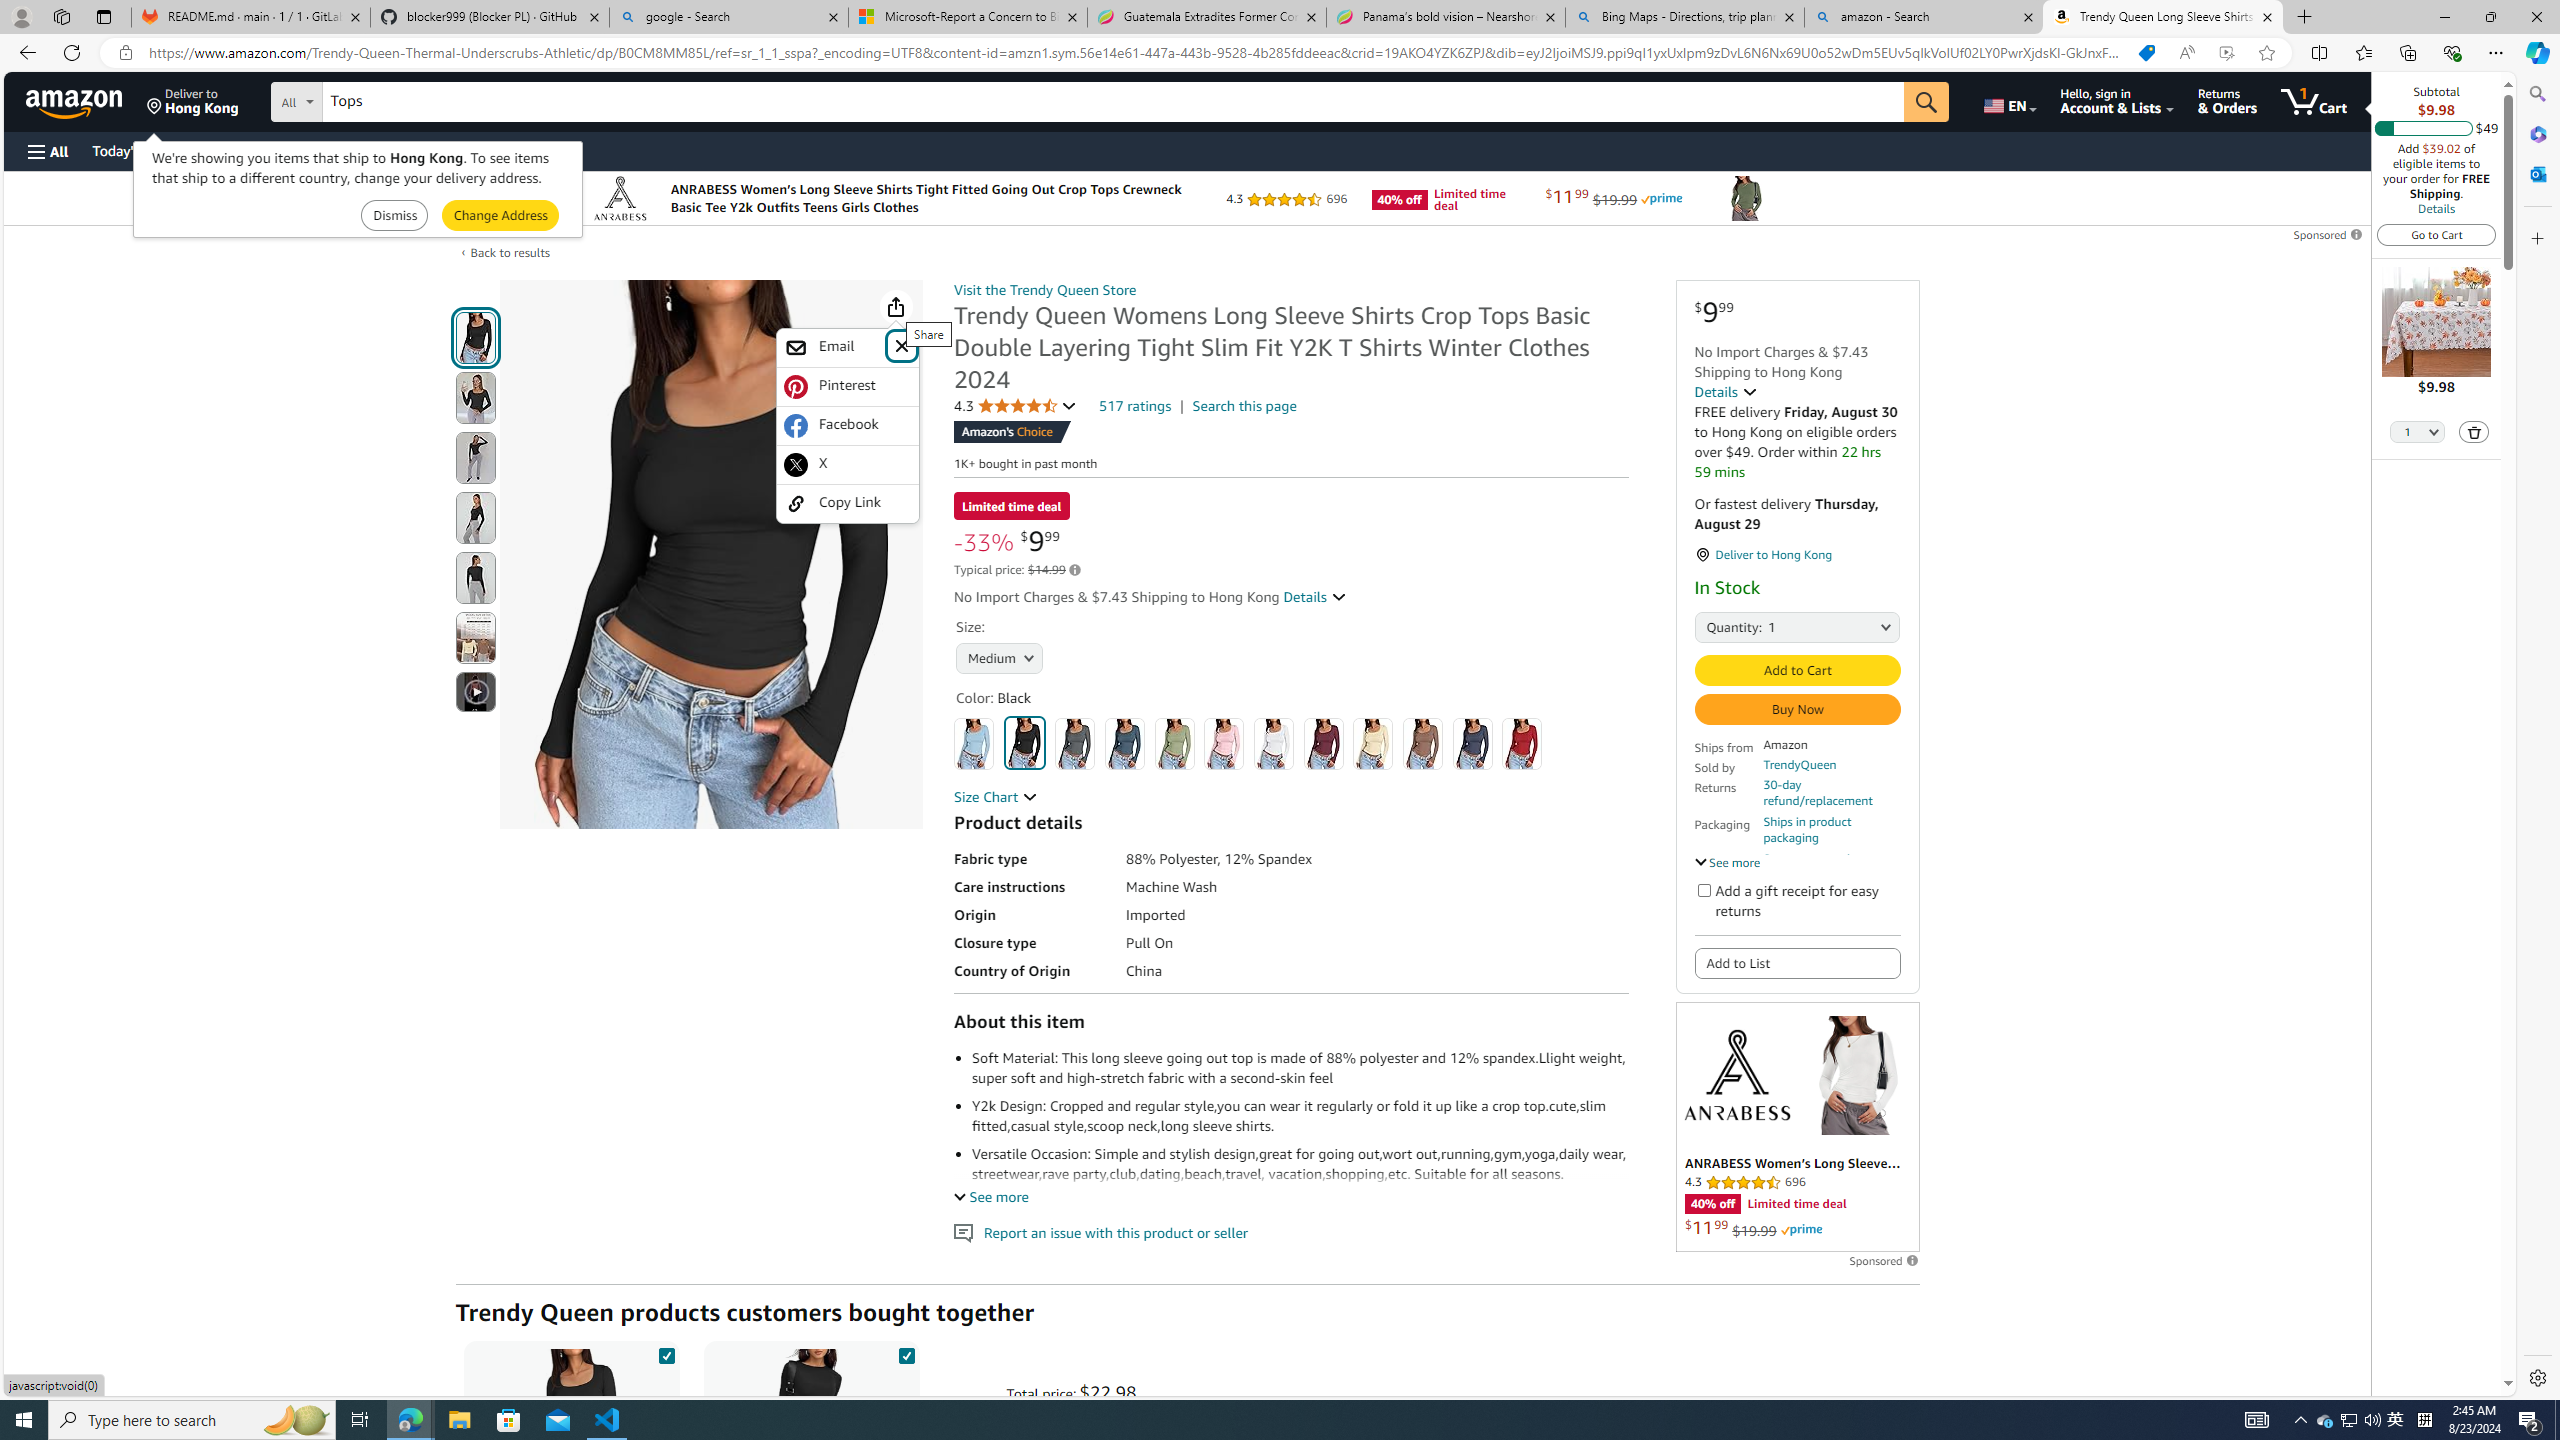 This screenshot has width=2560, height=1440. What do you see at coordinates (847, 502) in the screenshot?
I see `'Copy Link'` at bounding box center [847, 502].